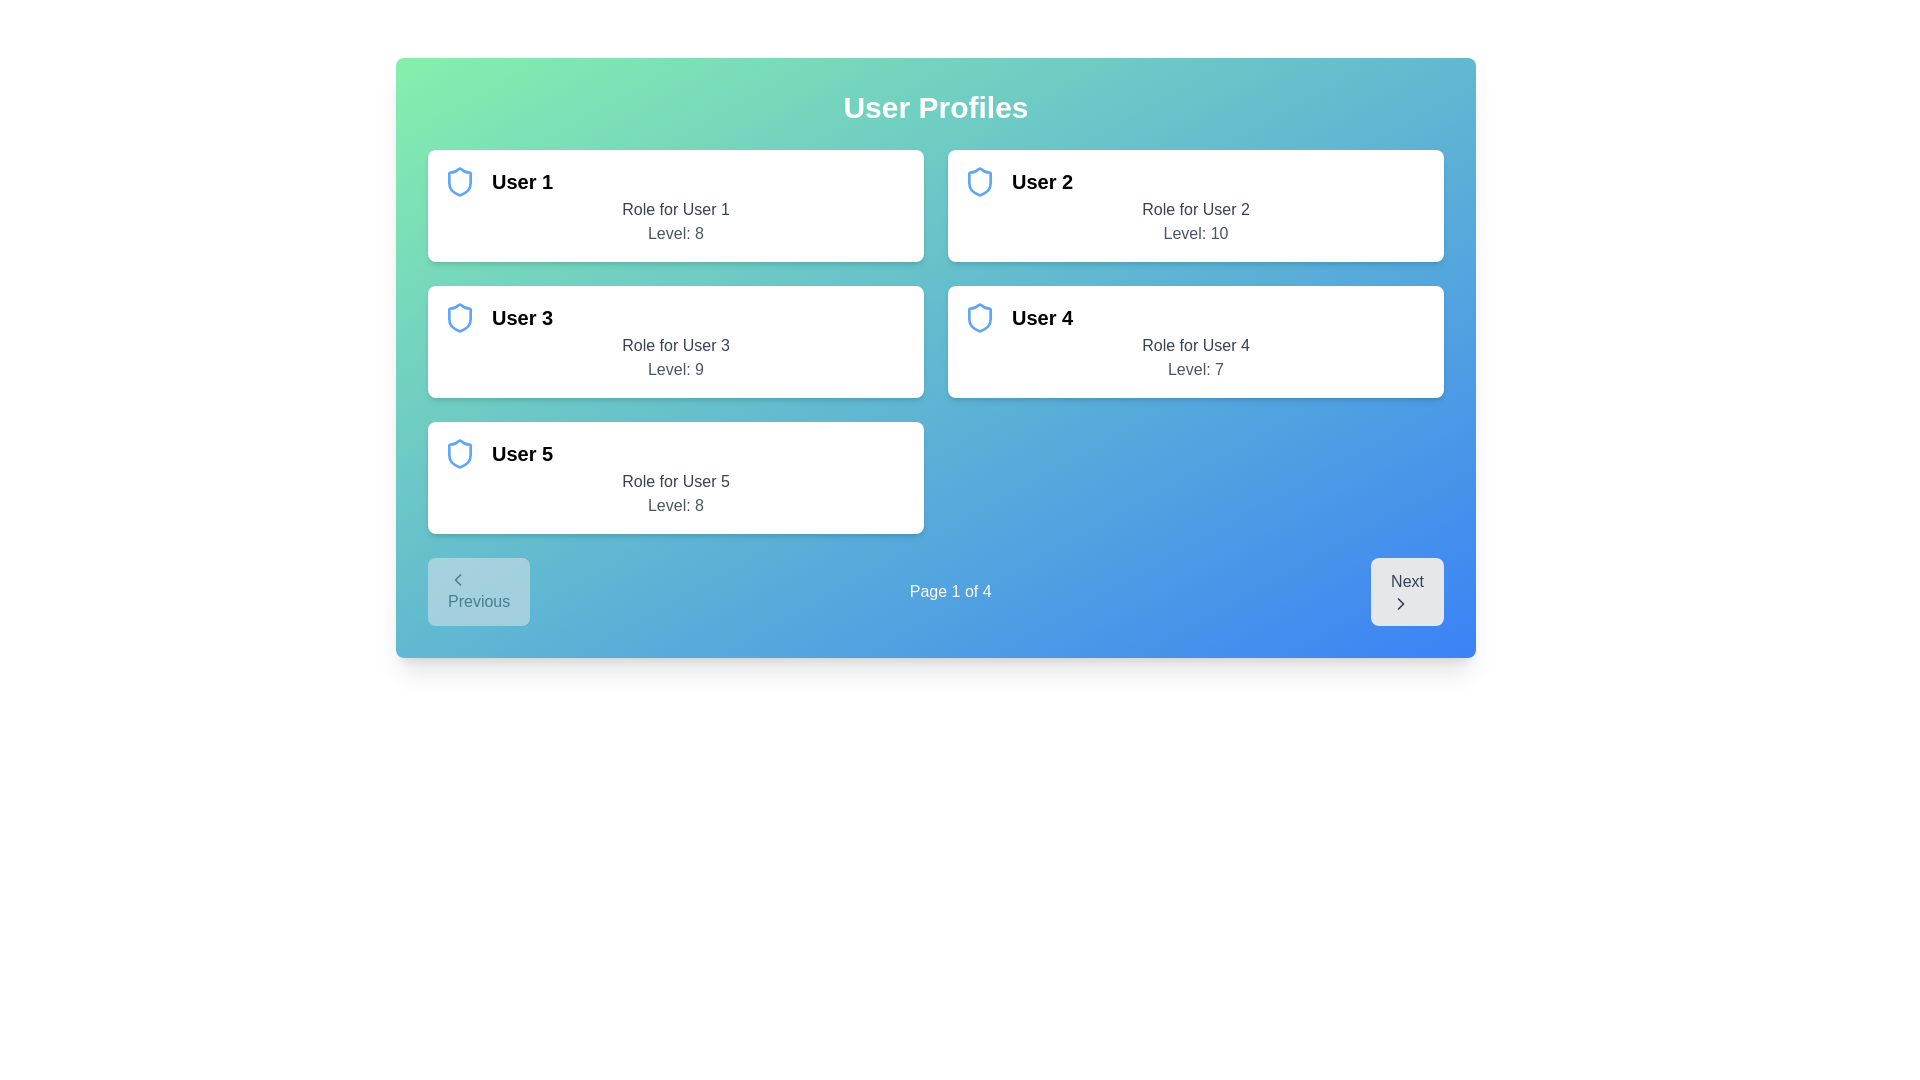 Image resolution: width=1920 pixels, height=1080 pixels. I want to click on the second user profile card in the top row of the grid layout, so click(1195, 205).